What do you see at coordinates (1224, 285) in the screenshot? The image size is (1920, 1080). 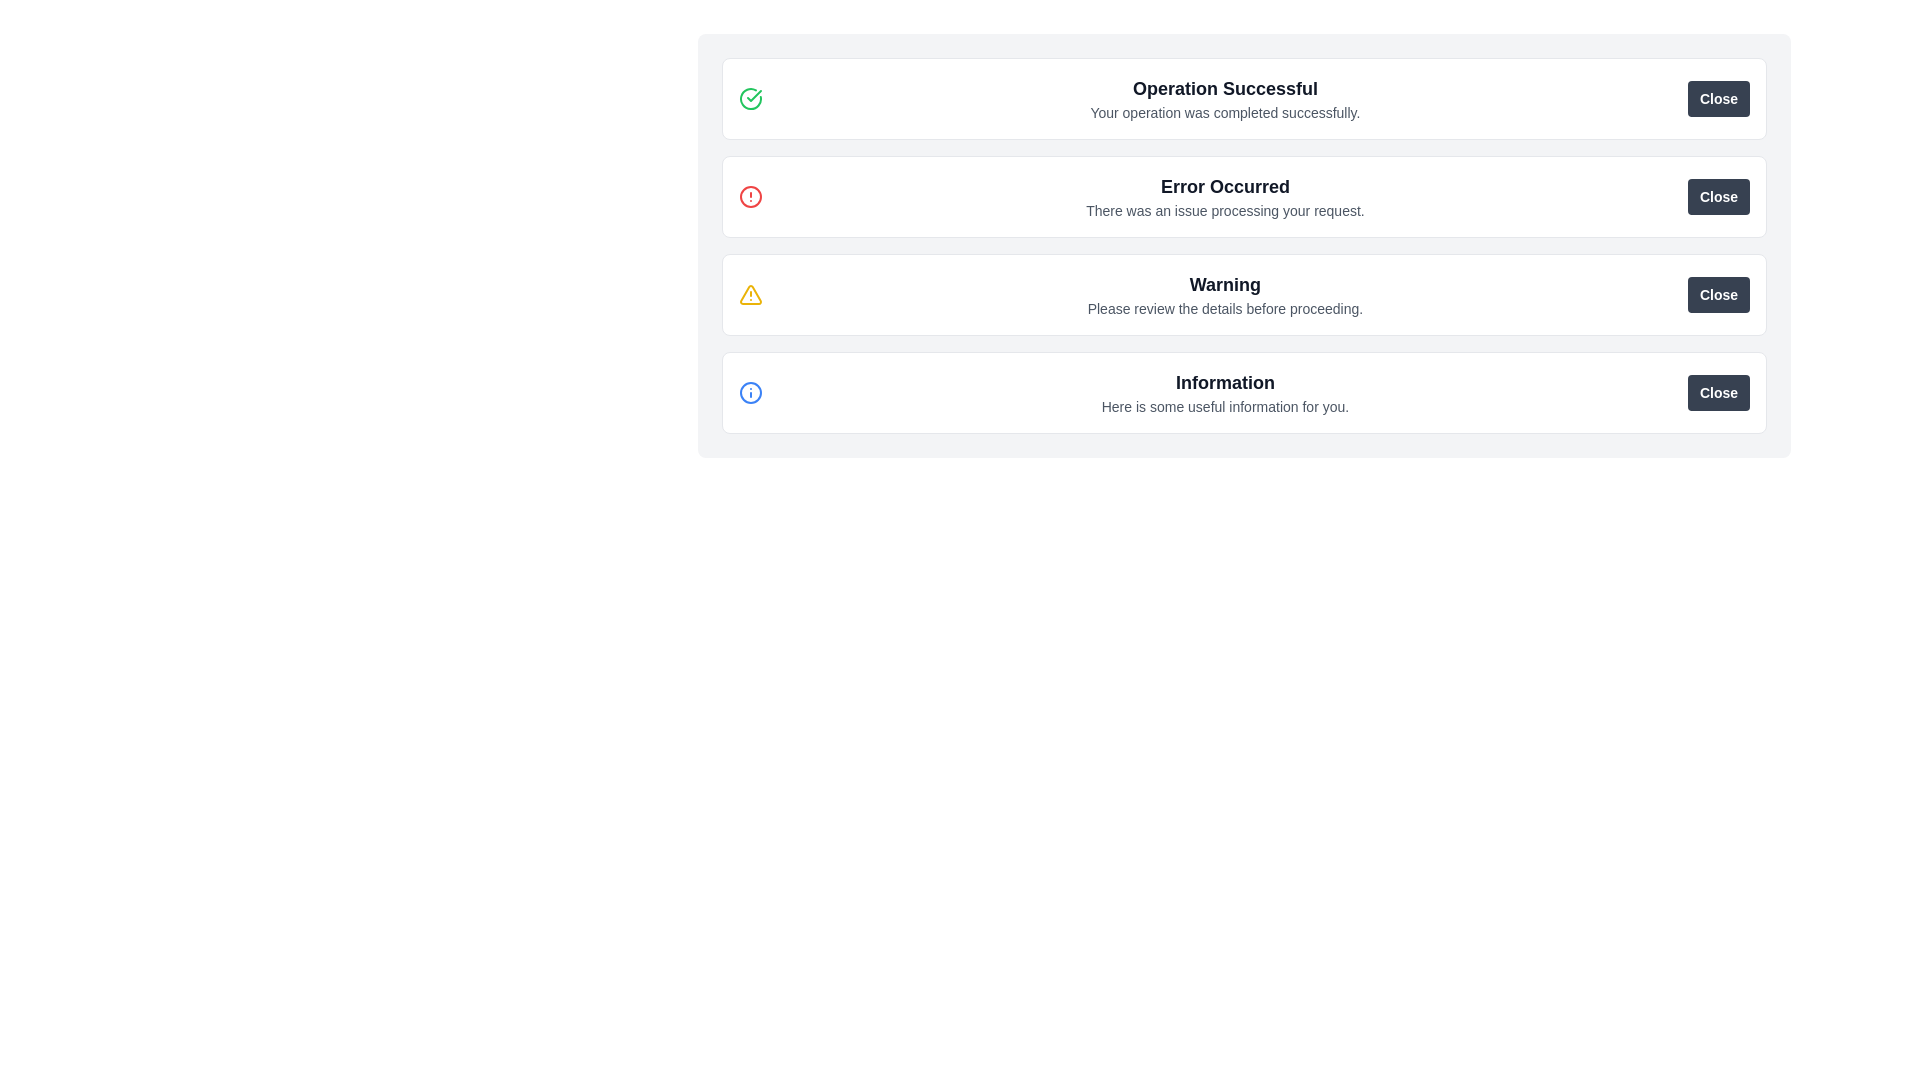 I see `text label that alerts users about a situation requiring their attention, positioned below 'Error Occurred' and above 'Information'` at bounding box center [1224, 285].